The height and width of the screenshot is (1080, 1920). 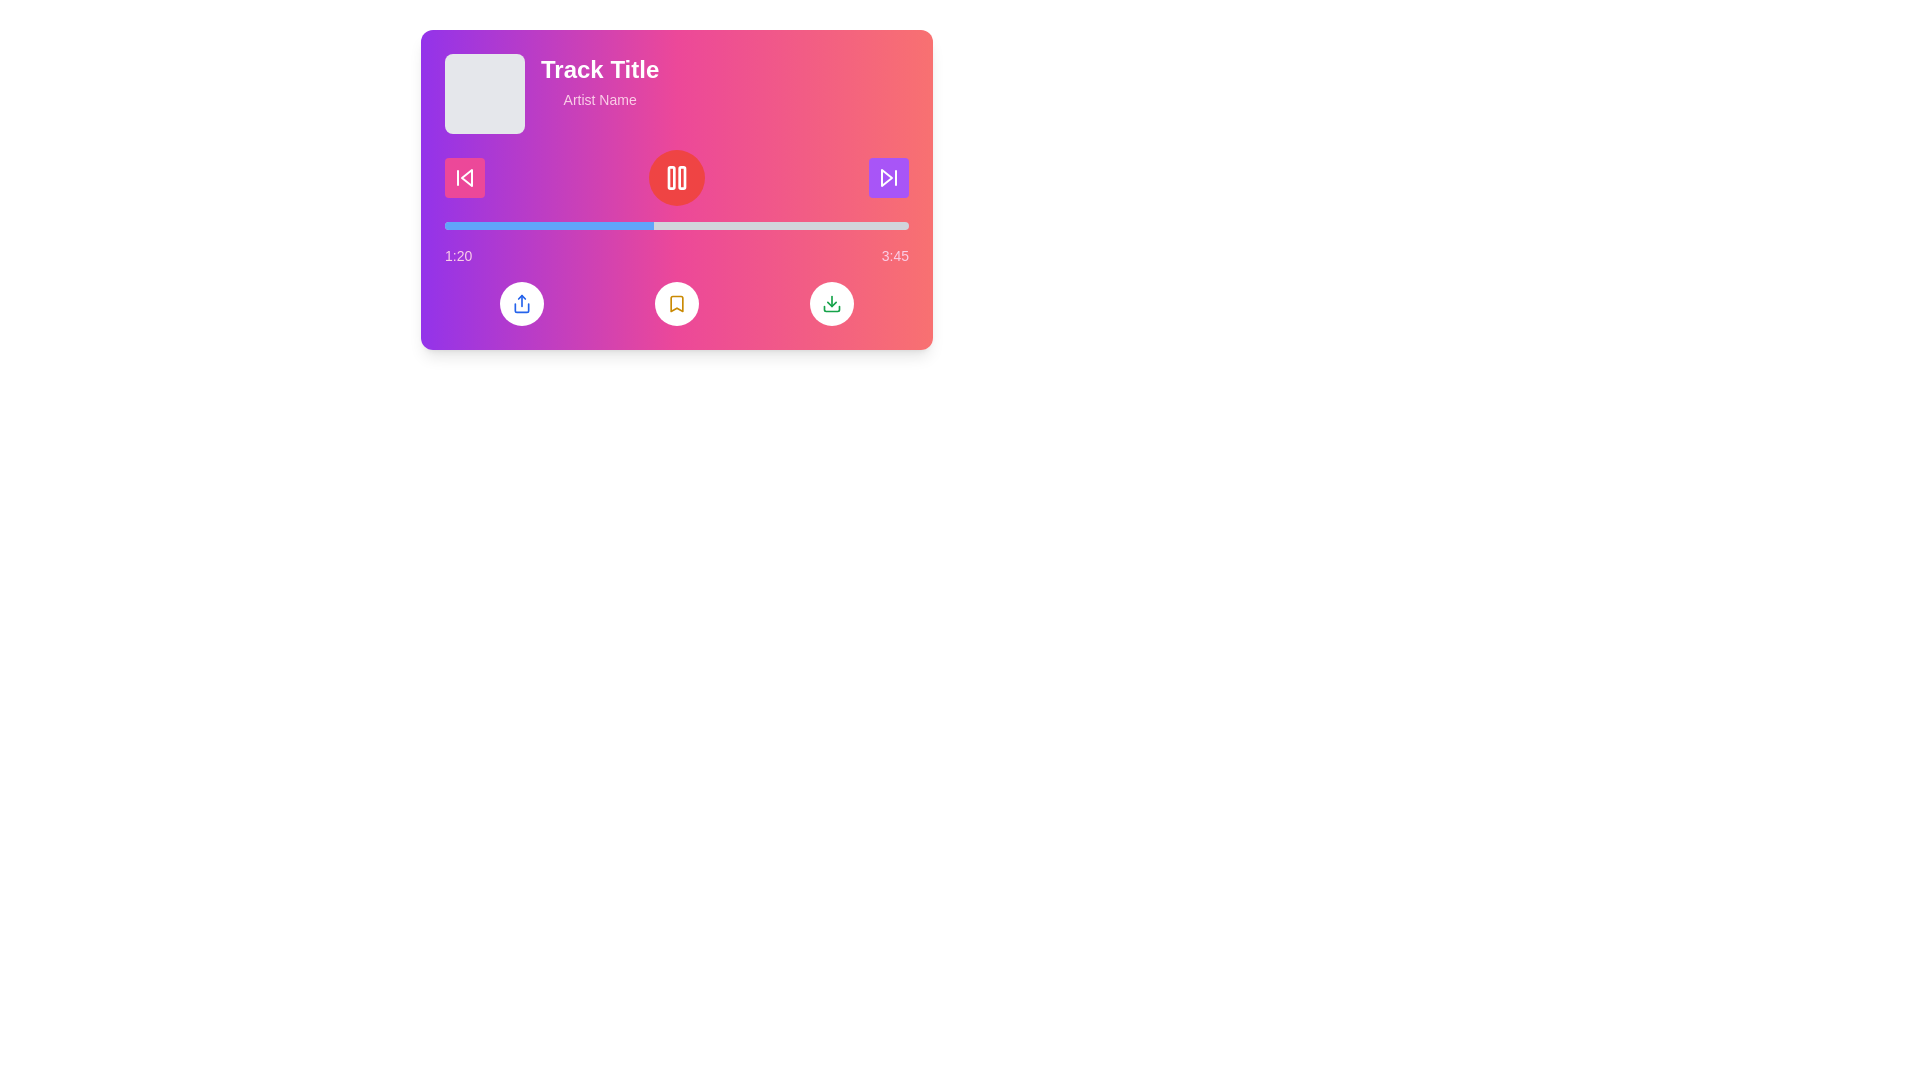 What do you see at coordinates (887, 176) in the screenshot?
I see `the purple square button with a rounded border that features a white forward skip icon, located on the right side of the horizontal row of interactive elements` at bounding box center [887, 176].